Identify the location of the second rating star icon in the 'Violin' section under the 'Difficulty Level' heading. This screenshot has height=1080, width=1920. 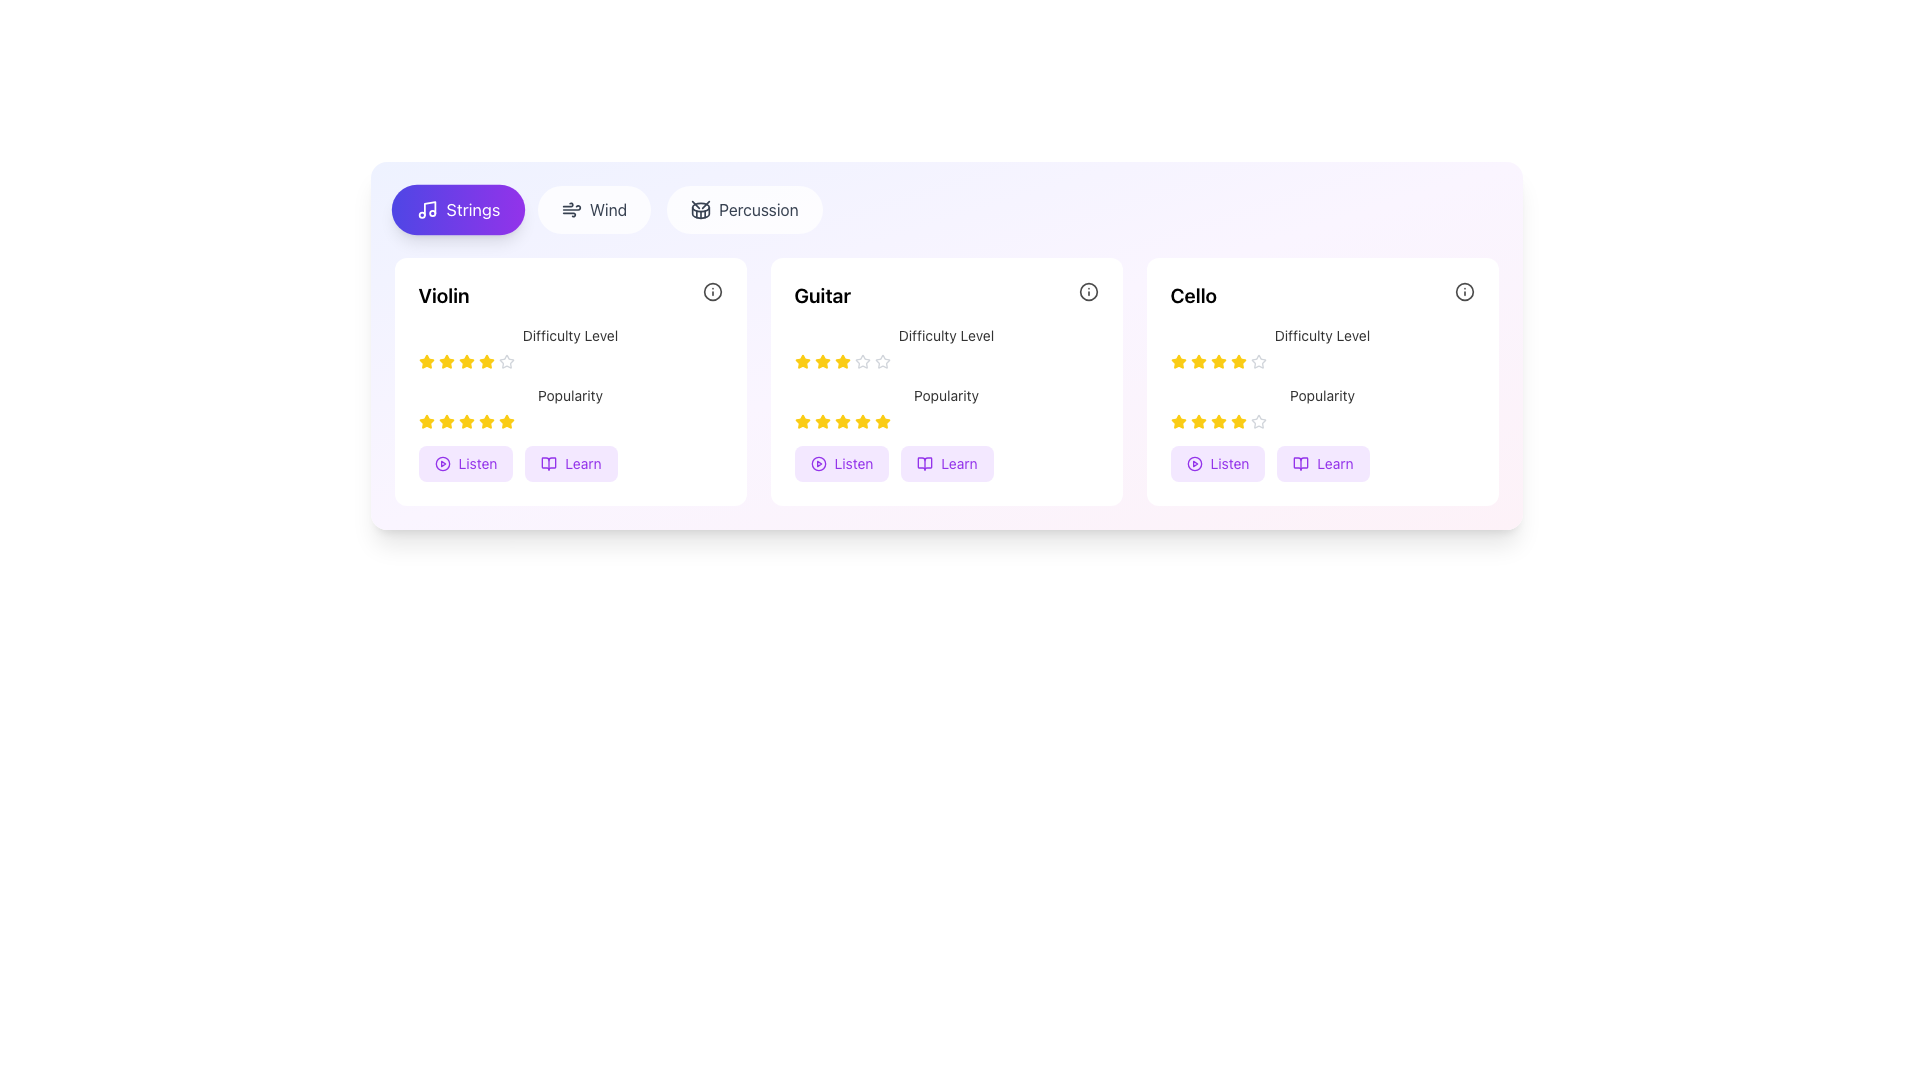
(445, 361).